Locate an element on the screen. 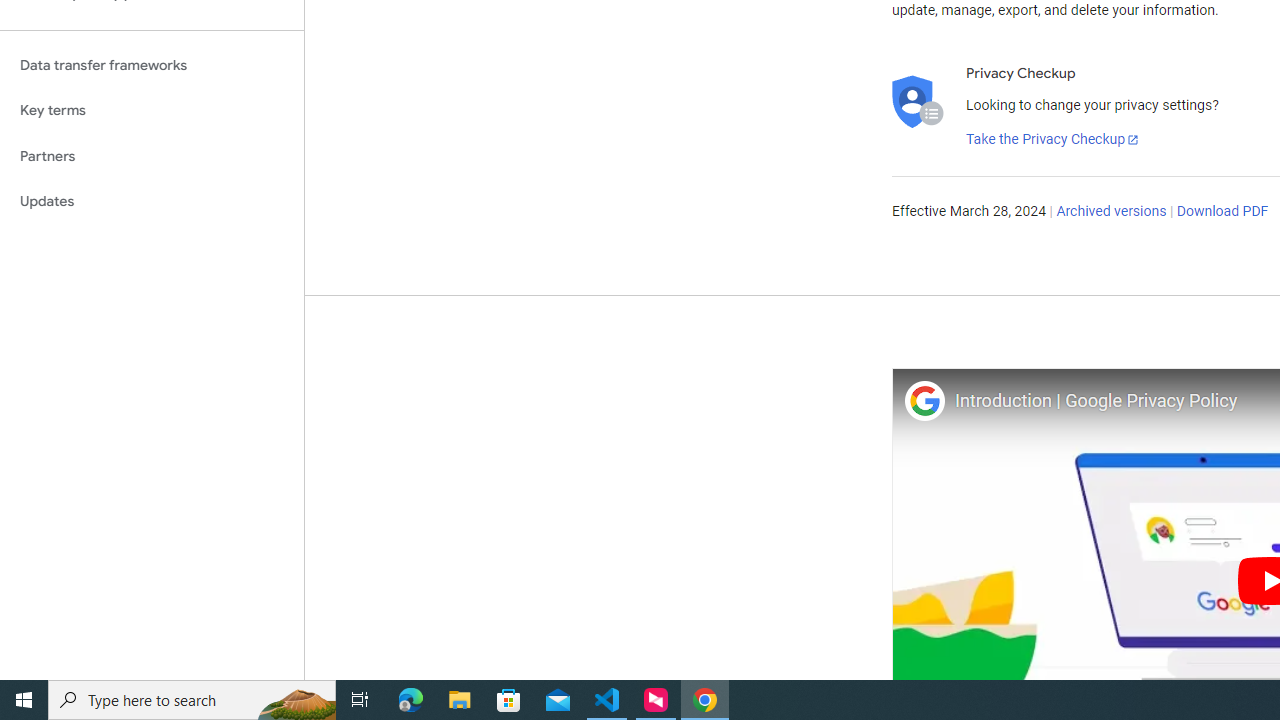  'Photo image of Google' is located at coordinates (923, 400).